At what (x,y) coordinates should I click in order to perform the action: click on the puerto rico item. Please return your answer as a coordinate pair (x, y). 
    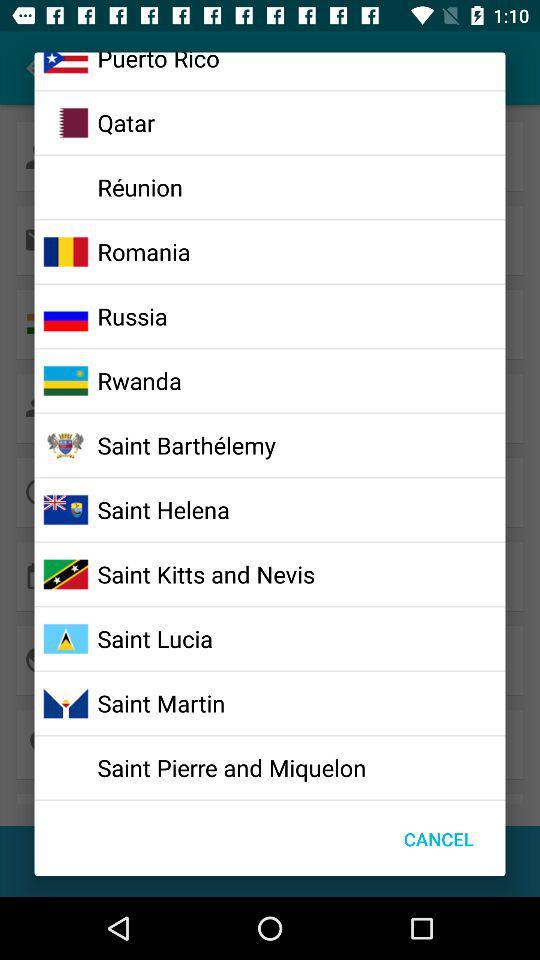
    Looking at the image, I should click on (157, 63).